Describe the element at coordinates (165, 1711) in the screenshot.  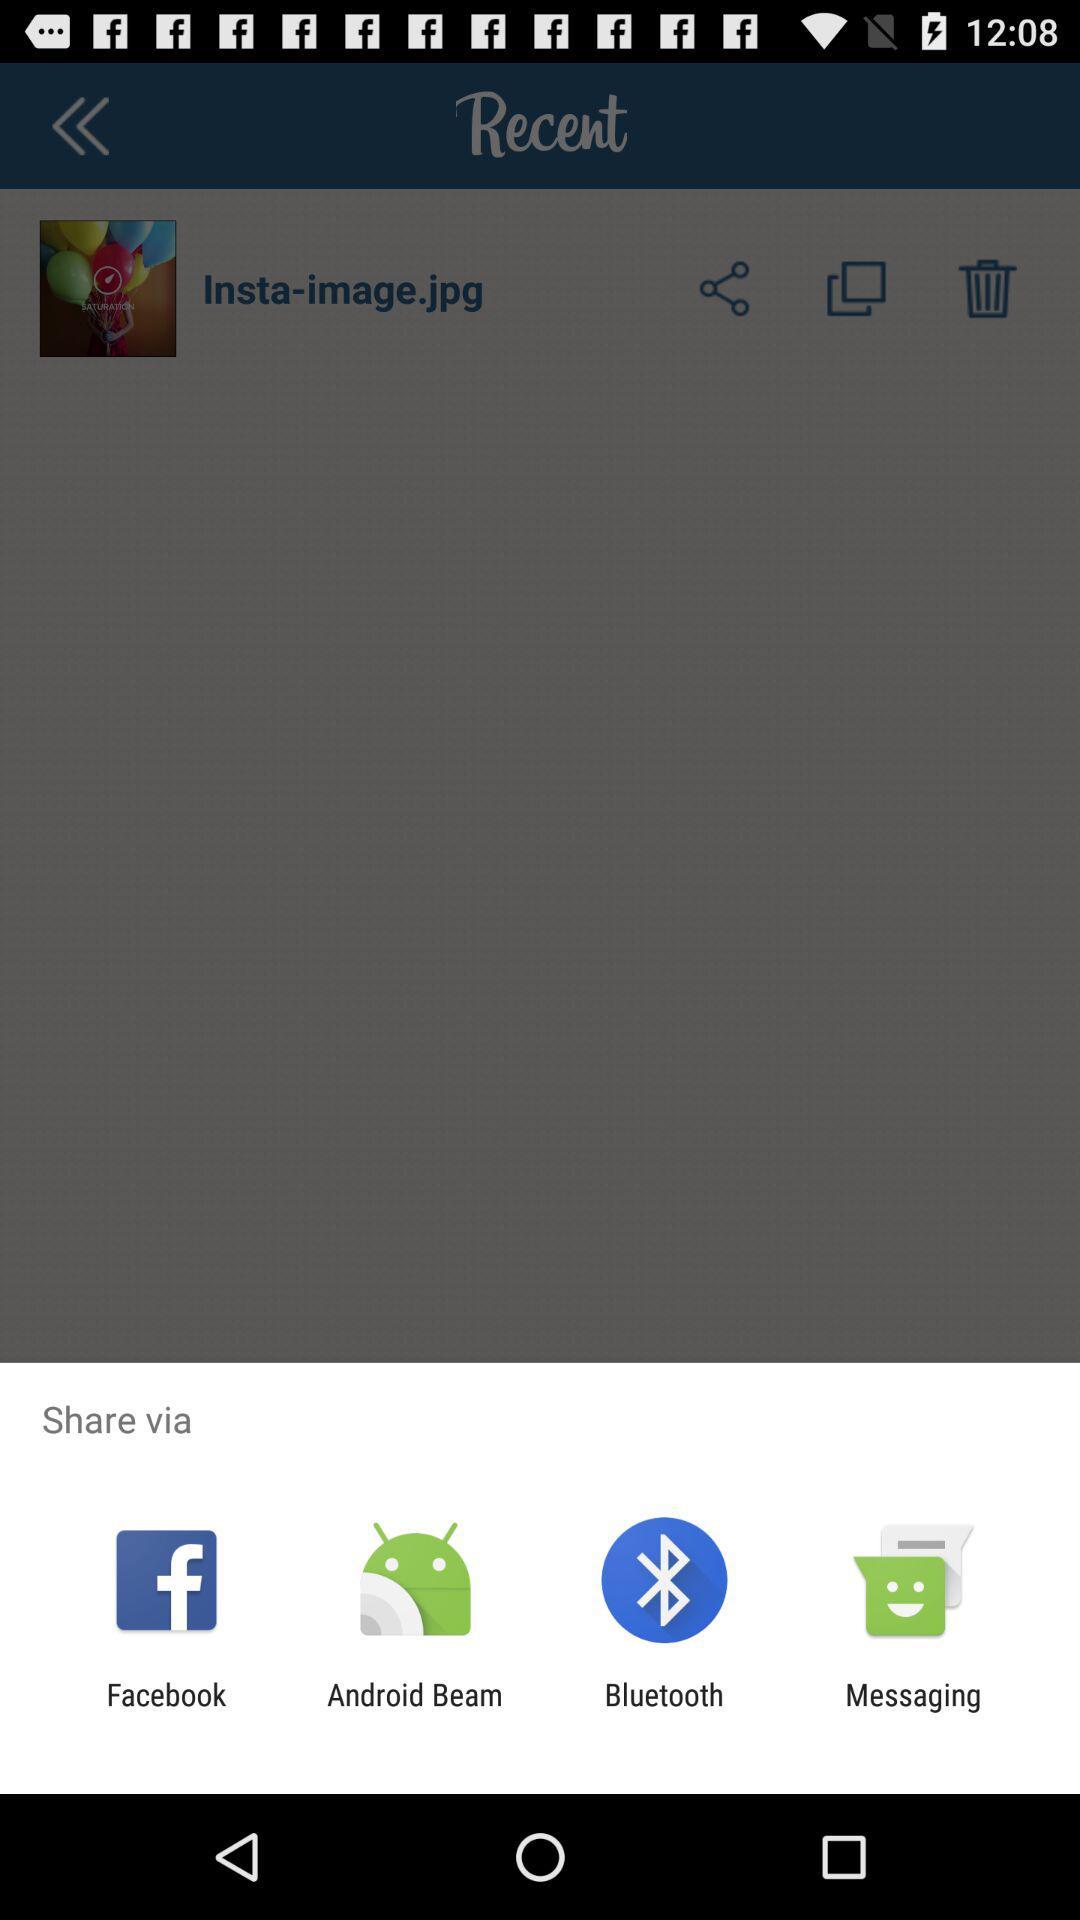
I see `icon next to the android beam item` at that location.